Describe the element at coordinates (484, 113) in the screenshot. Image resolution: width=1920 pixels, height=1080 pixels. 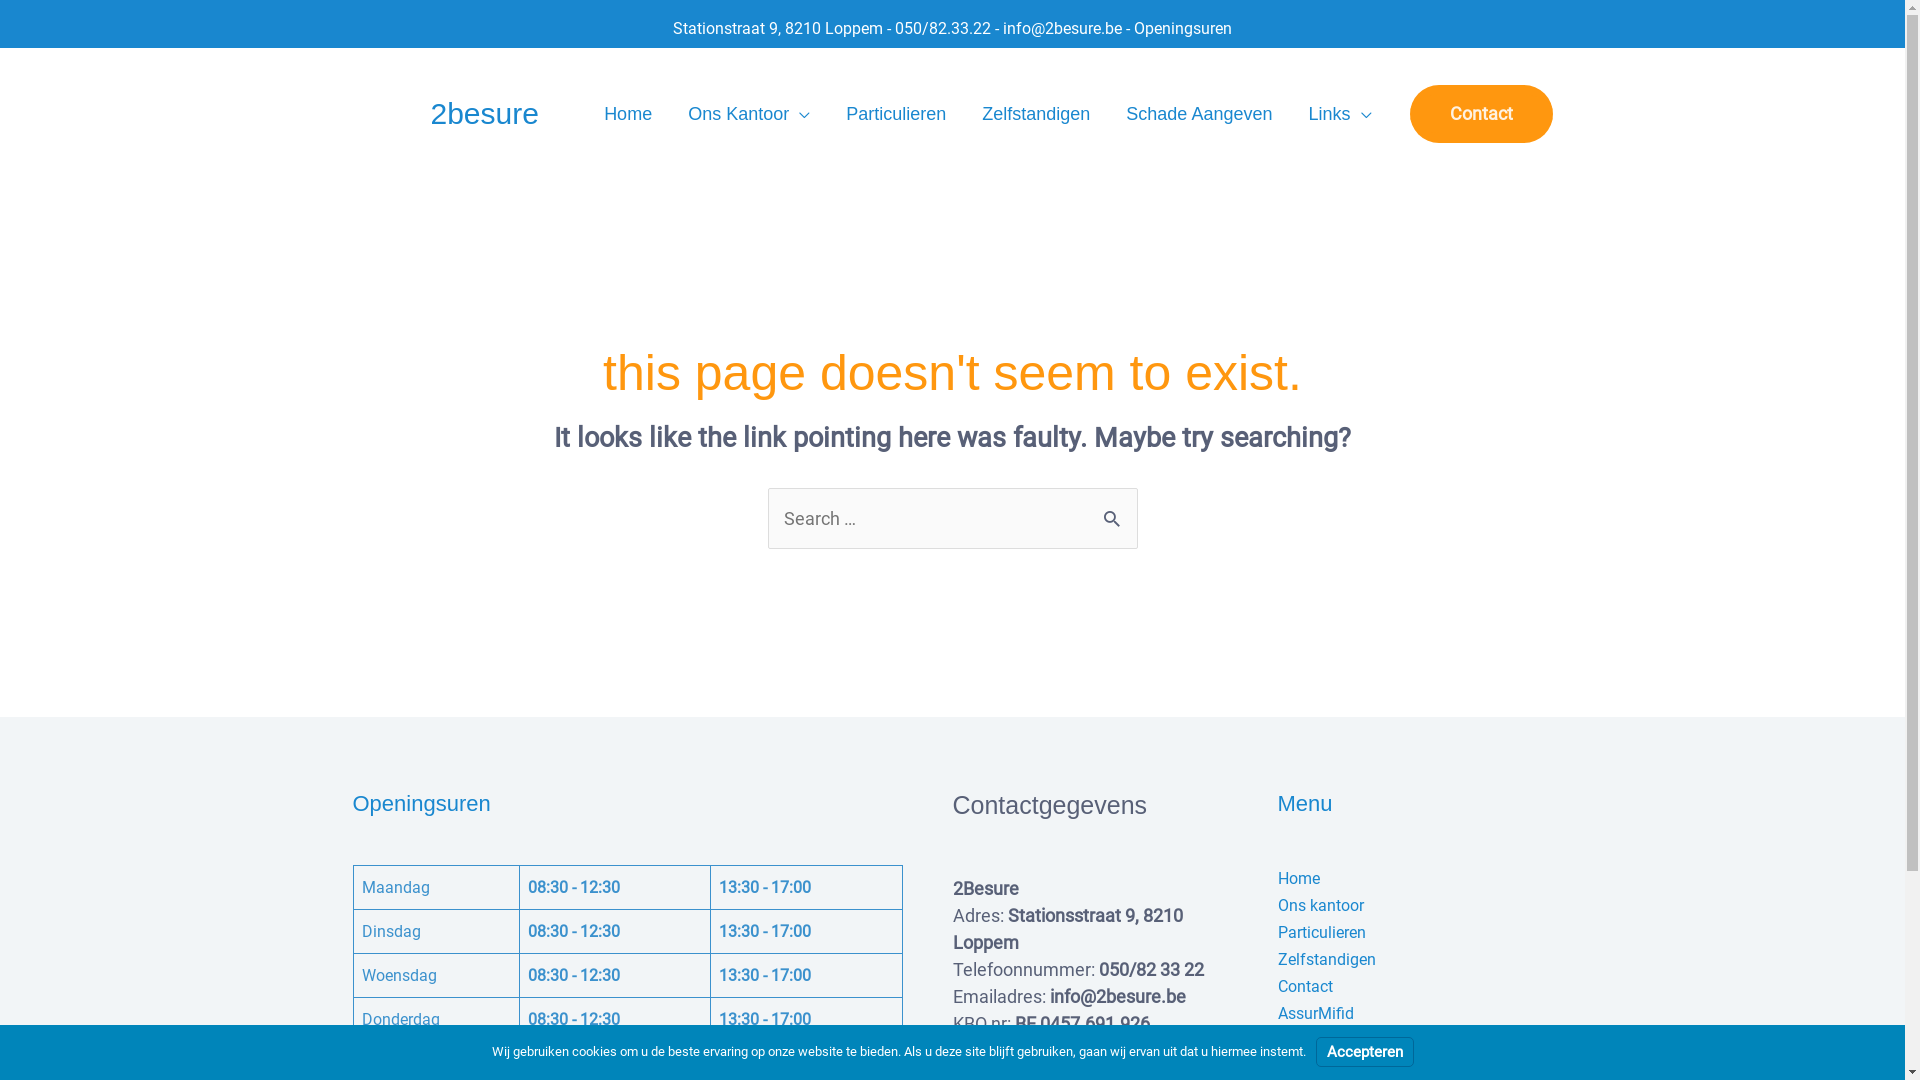
I see `'2besure'` at that location.